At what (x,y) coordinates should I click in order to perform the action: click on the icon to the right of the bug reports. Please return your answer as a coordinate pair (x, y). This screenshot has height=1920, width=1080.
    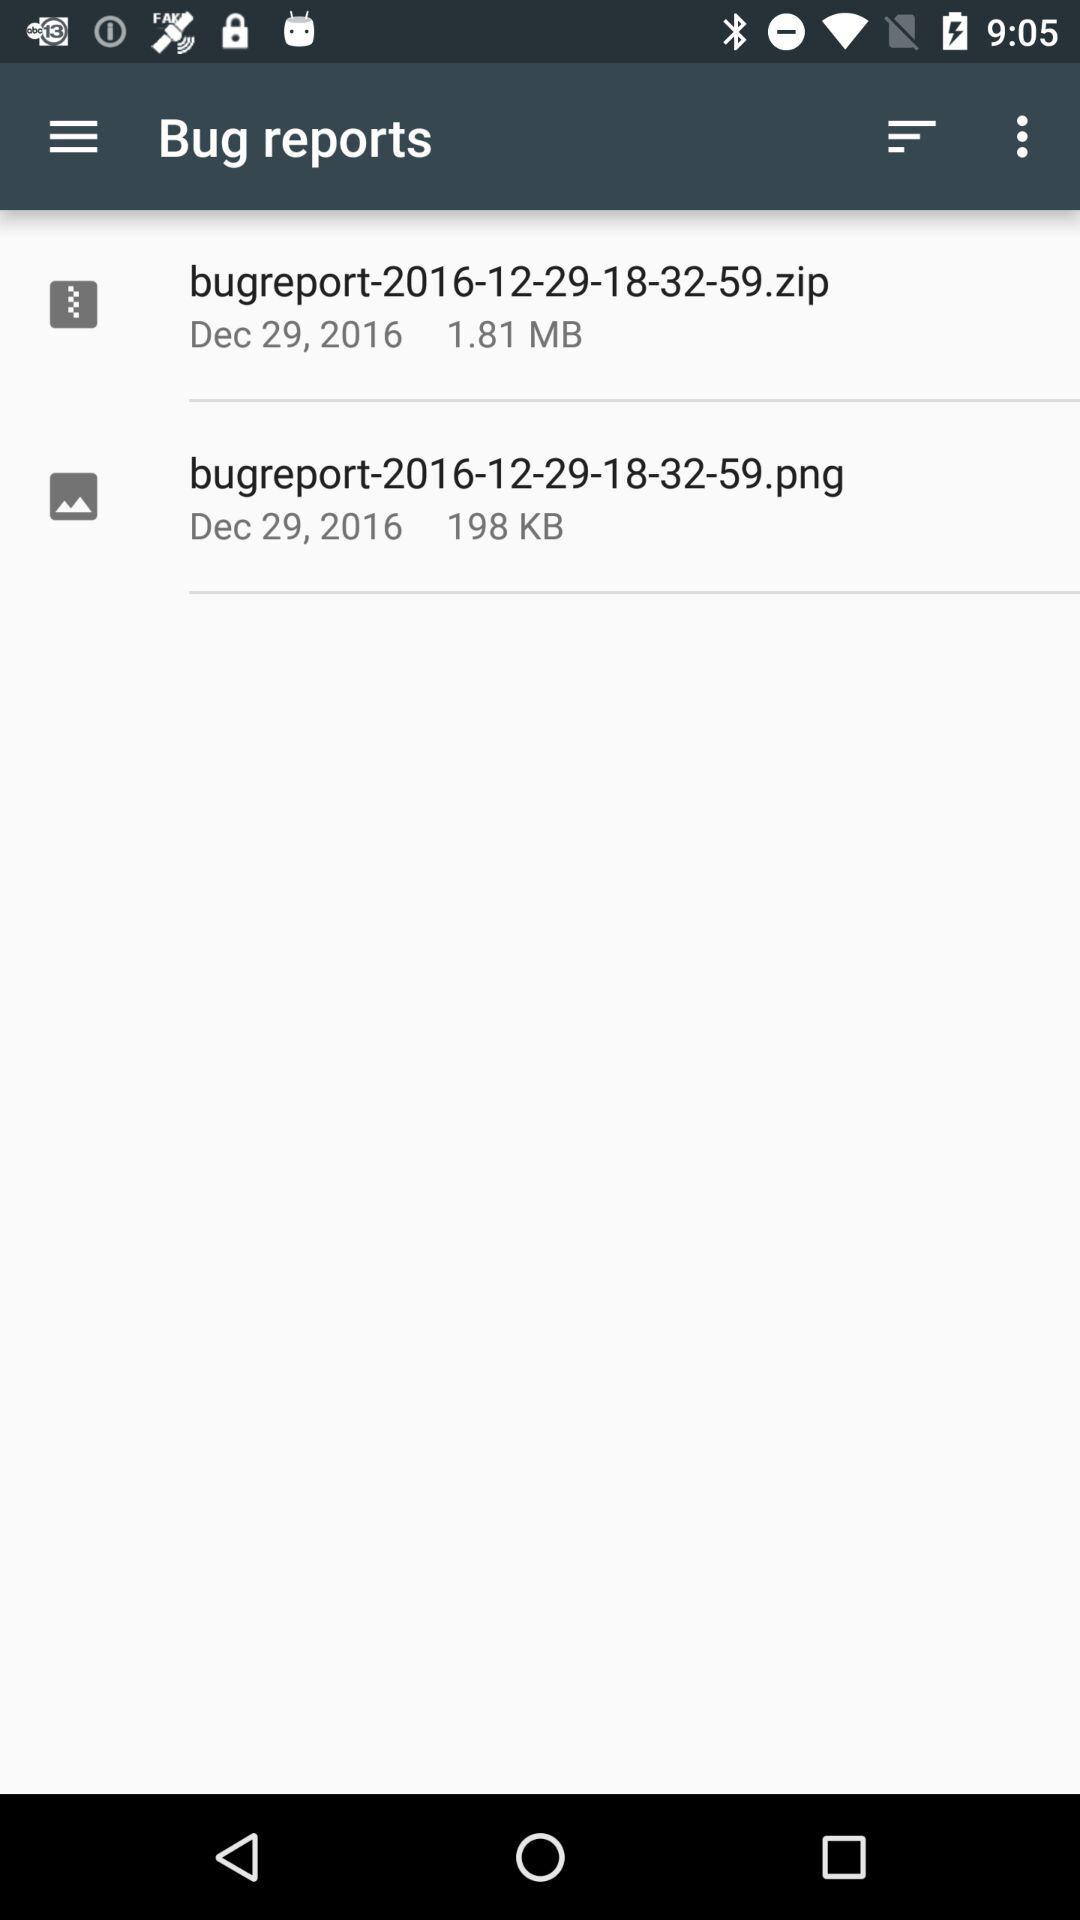
    Looking at the image, I should click on (911, 135).